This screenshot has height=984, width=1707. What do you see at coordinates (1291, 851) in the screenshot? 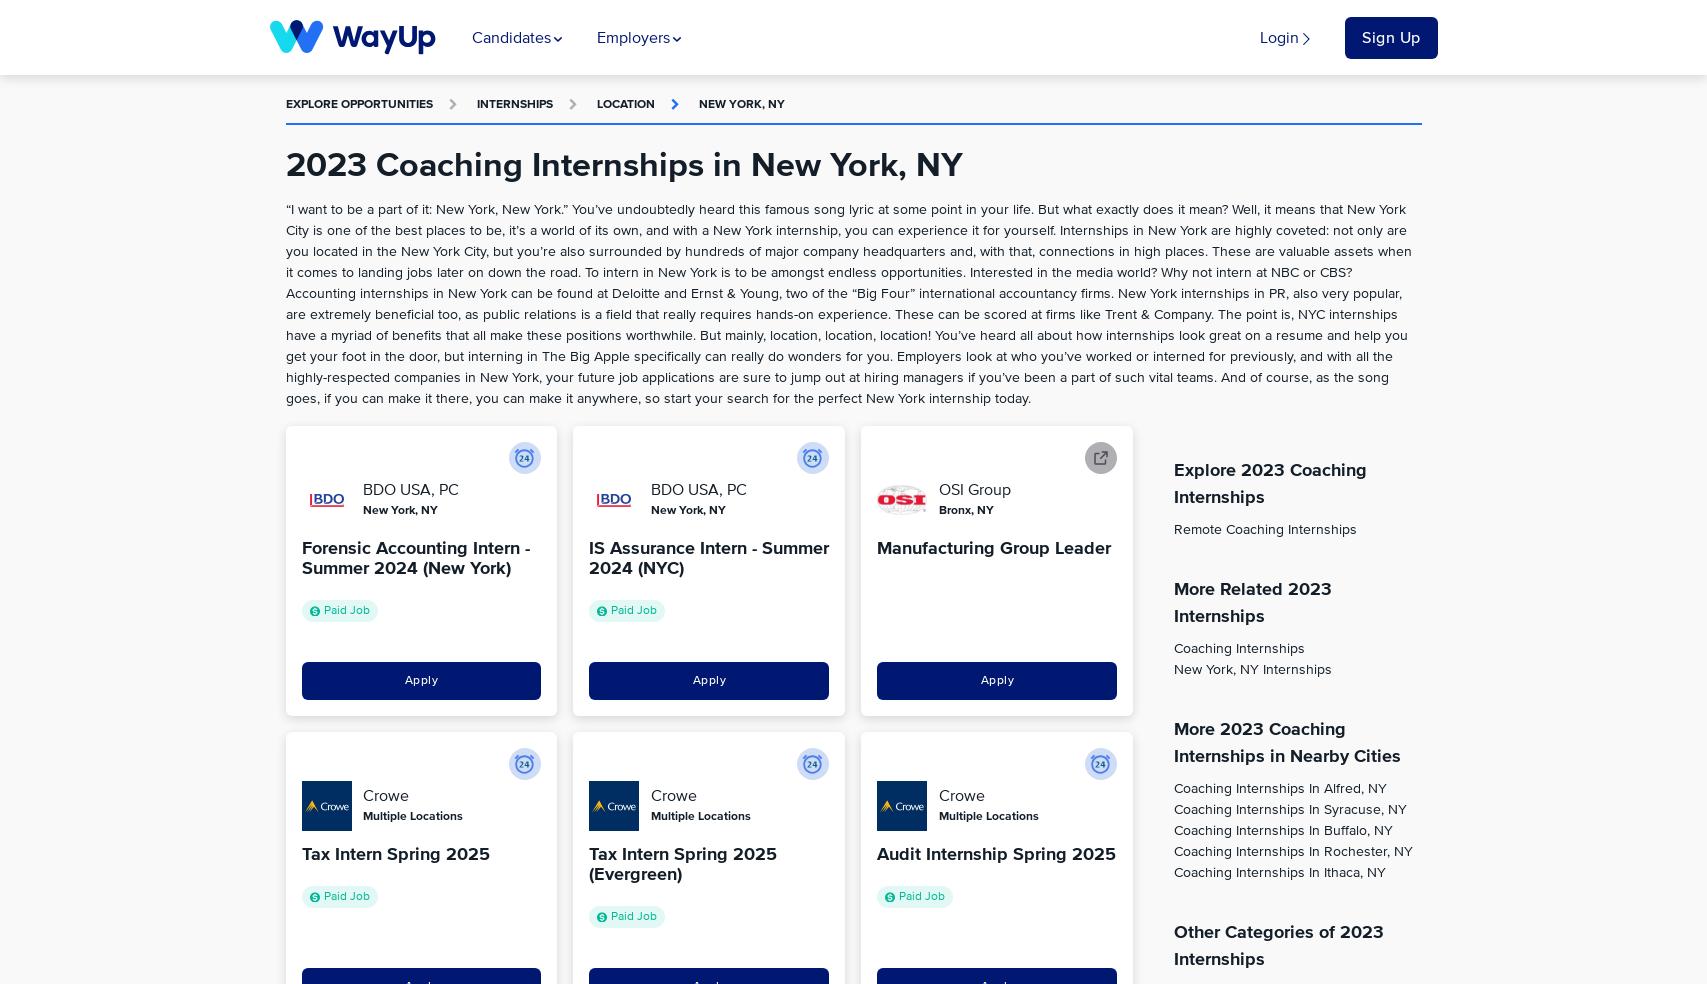
I see `'Coaching Internships in Rochester, NY'` at bounding box center [1291, 851].